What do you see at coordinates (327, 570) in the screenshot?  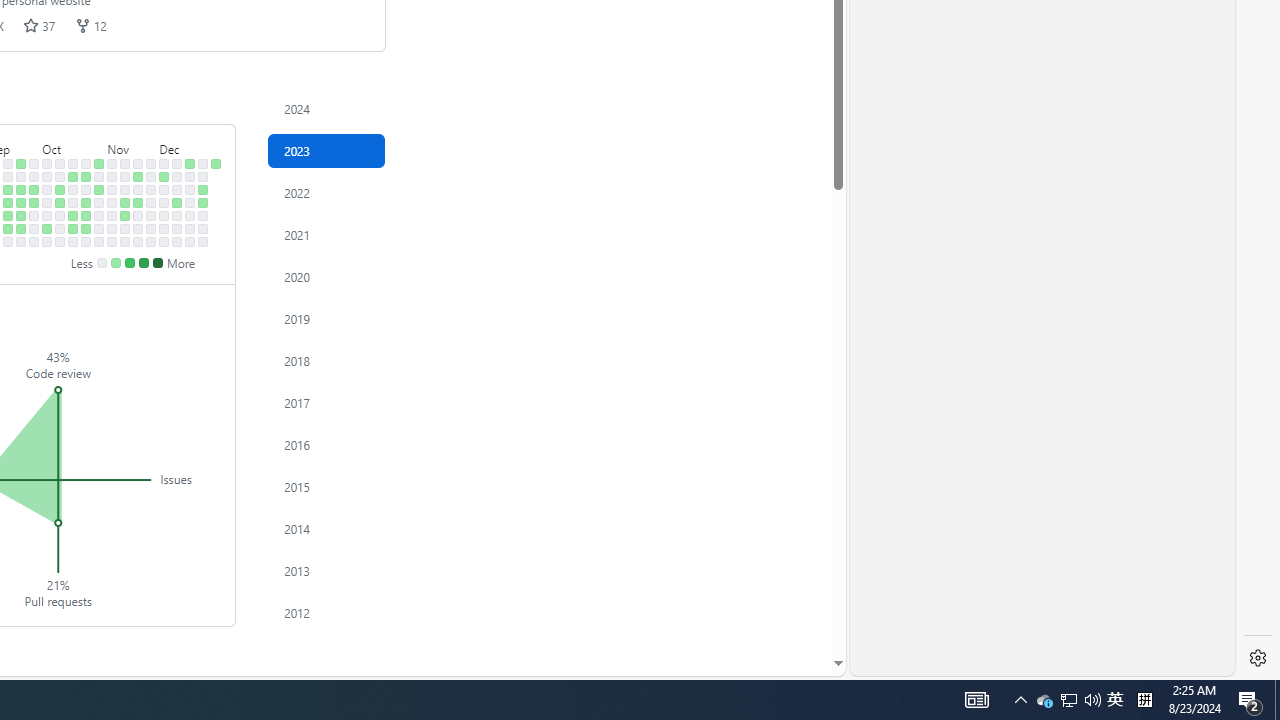 I see `'2013'` at bounding box center [327, 570].